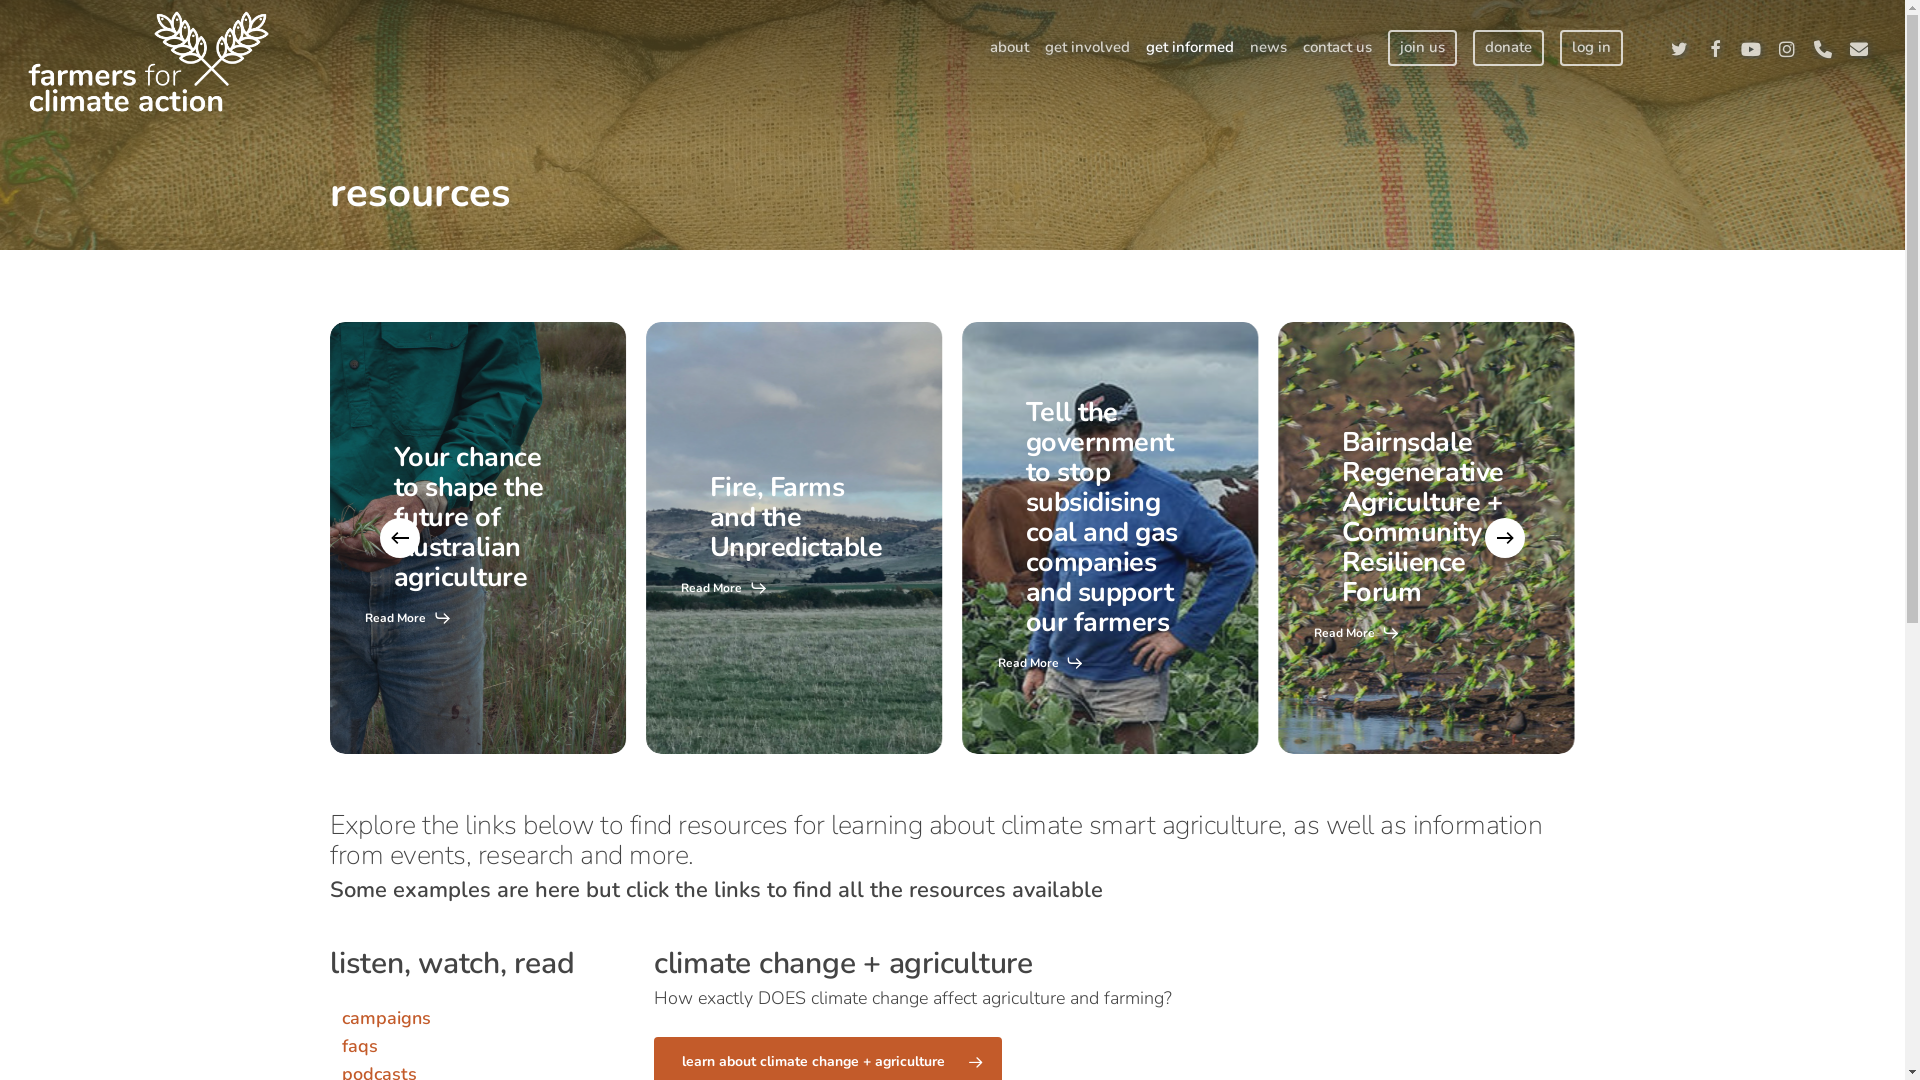 The image size is (1920, 1080). Describe the element at coordinates (1086, 46) in the screenshot. I see `'get involved'` at that location.